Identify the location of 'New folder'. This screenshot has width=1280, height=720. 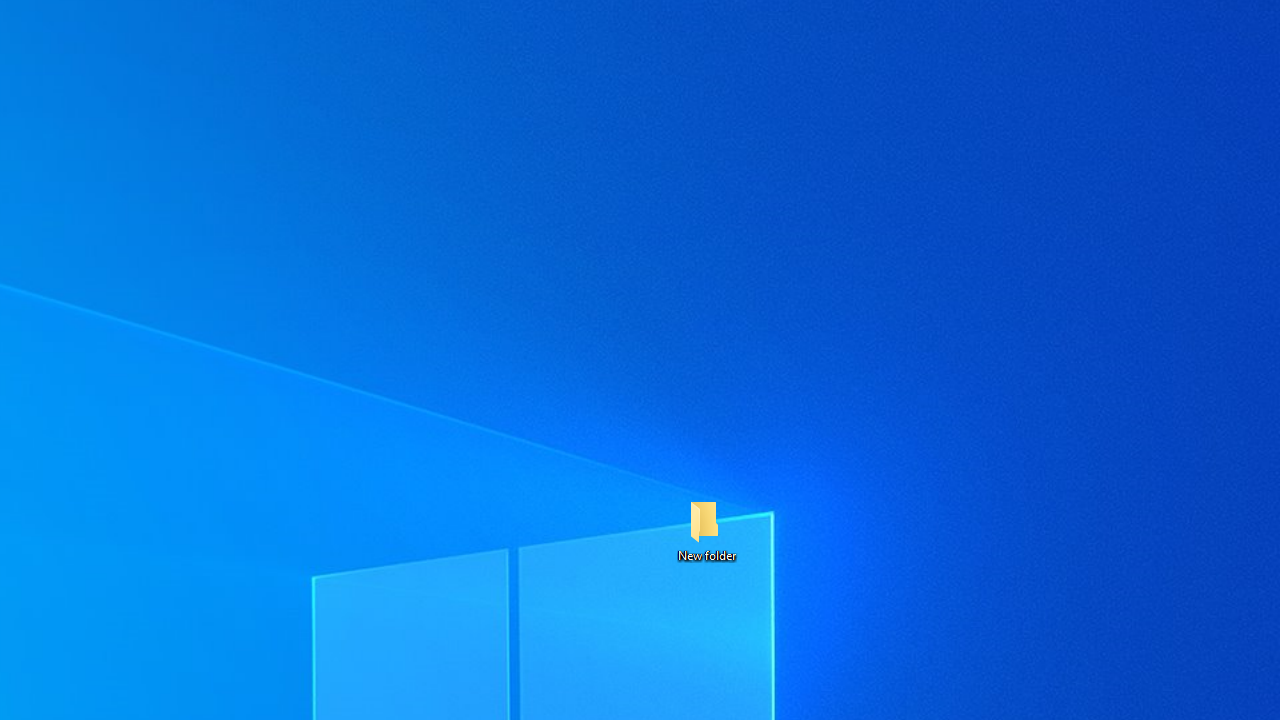
(706, 529).